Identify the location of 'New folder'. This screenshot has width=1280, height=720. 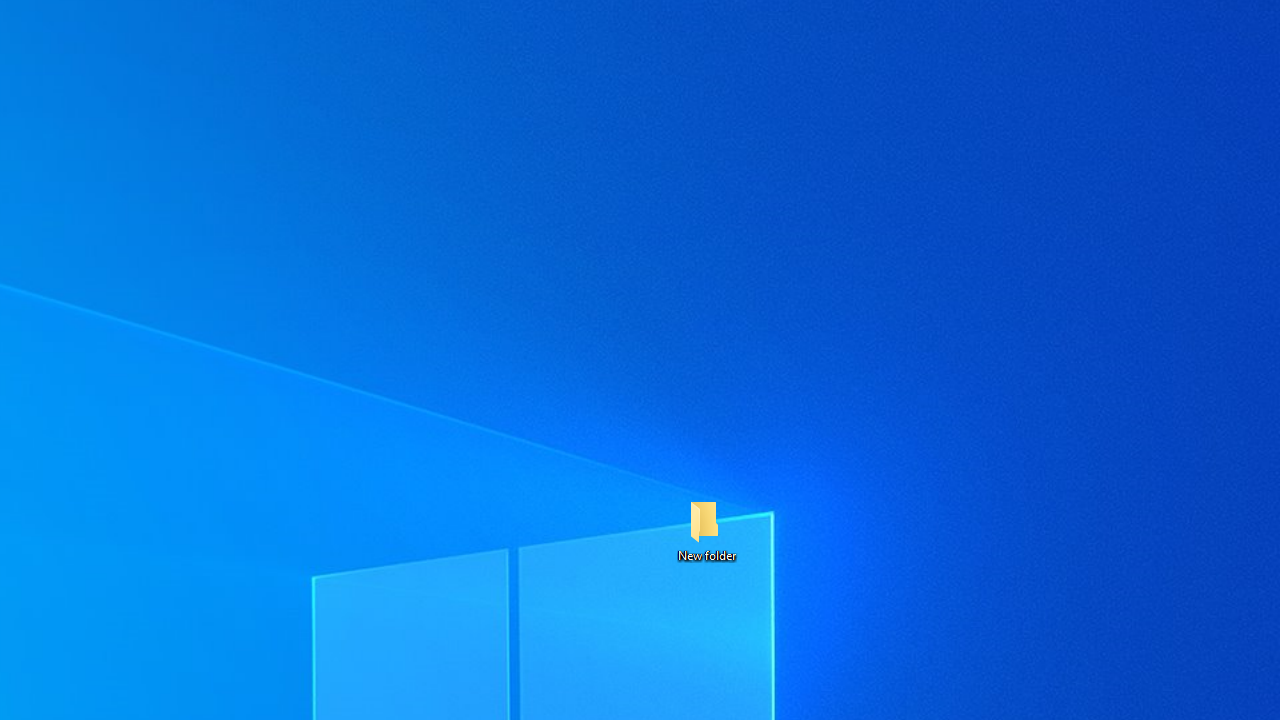
(706, 529).